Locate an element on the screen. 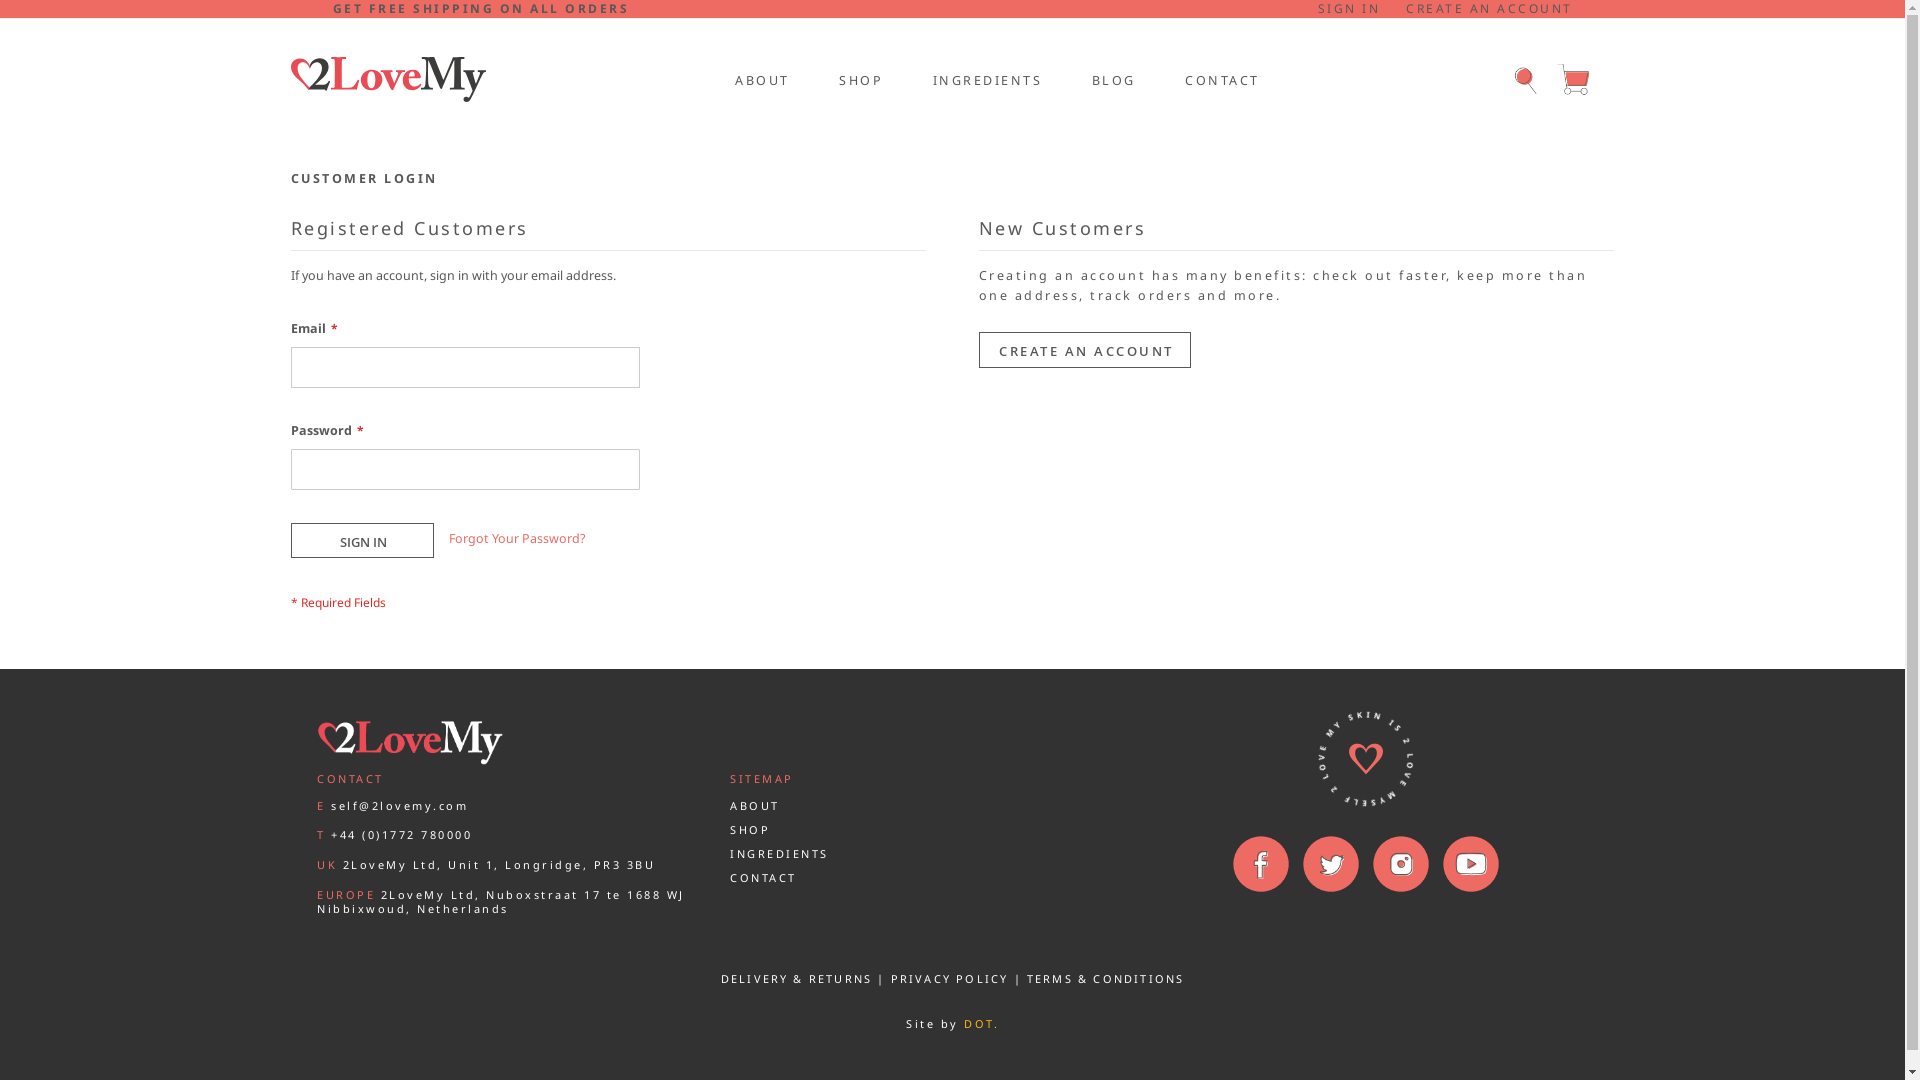 This screenshot has width=1920, height=1080. 'self@2lovemy.com' is located at coordinates (399, 804).